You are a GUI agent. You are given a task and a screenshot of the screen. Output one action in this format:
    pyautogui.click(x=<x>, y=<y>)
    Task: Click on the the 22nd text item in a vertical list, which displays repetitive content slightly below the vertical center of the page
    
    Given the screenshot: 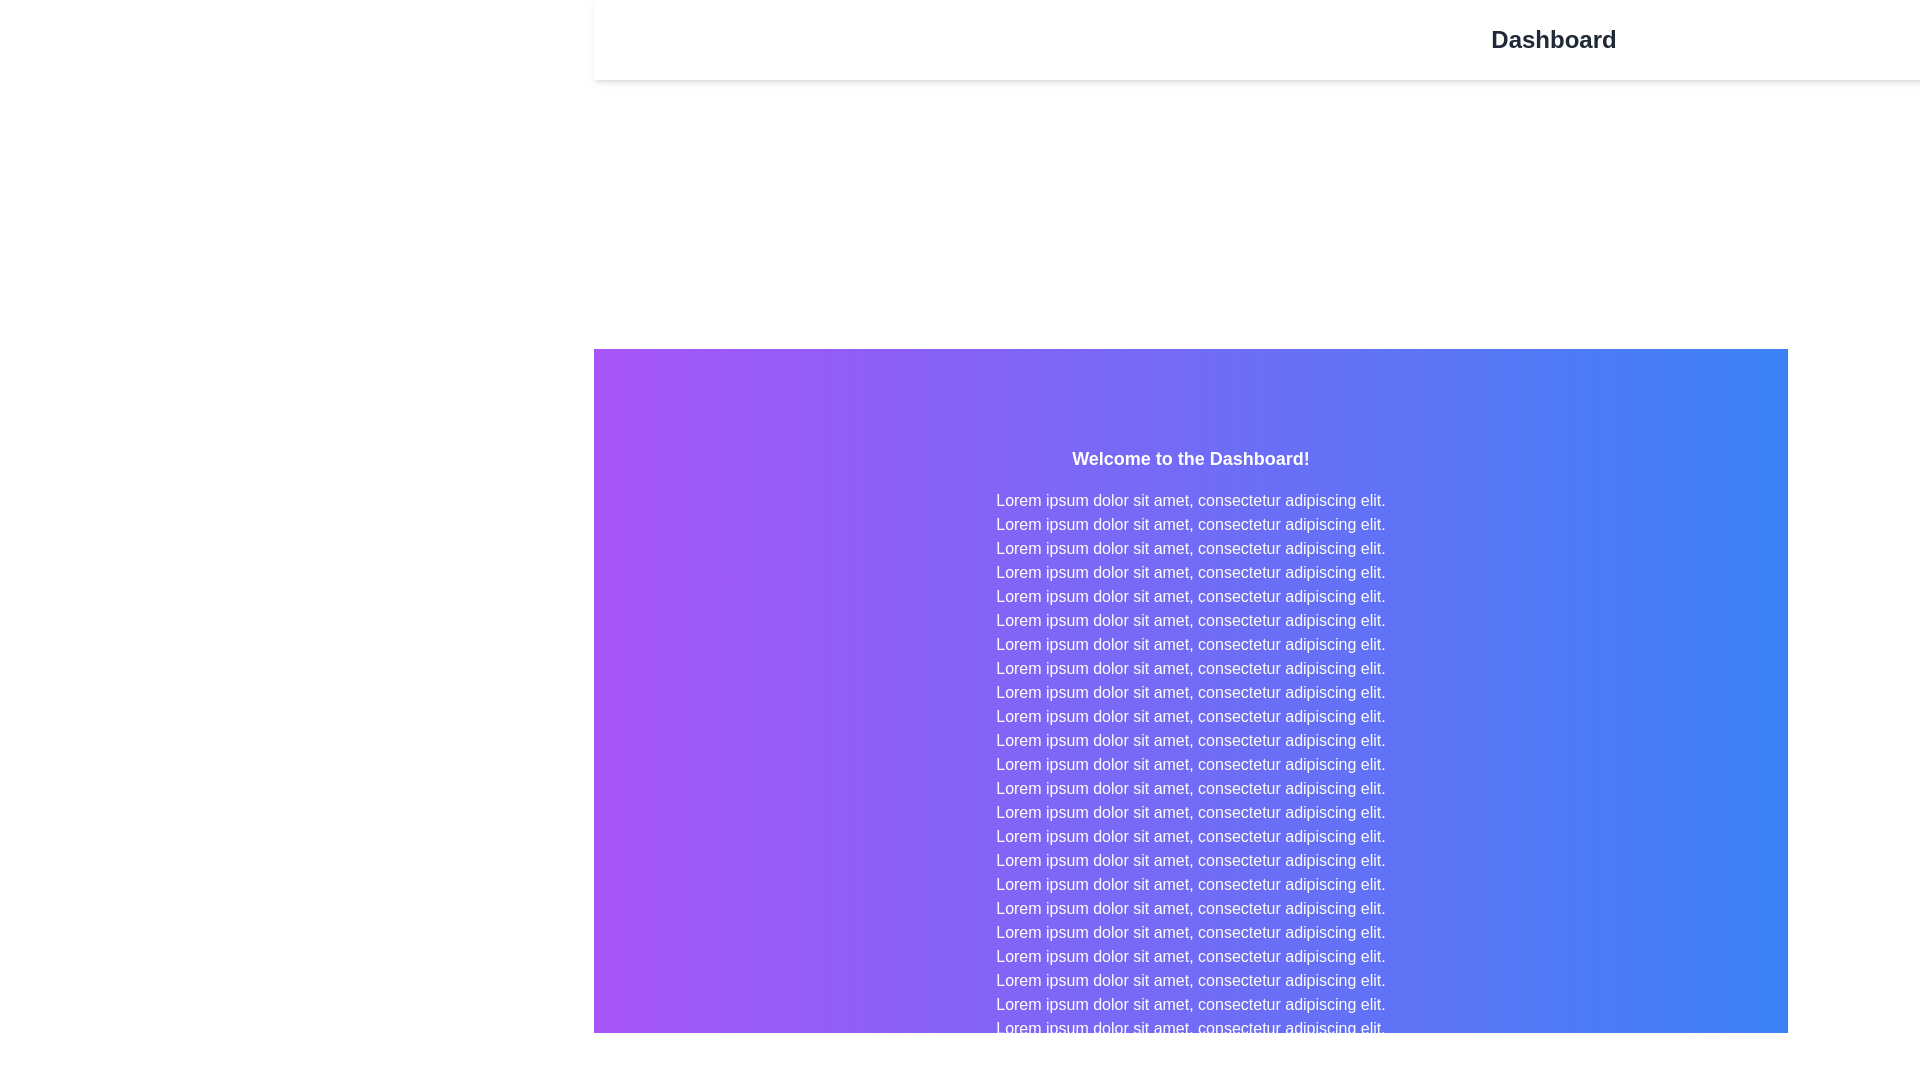 What is the action you would take?
    pyautogui.click(x=1190, y=955)
    